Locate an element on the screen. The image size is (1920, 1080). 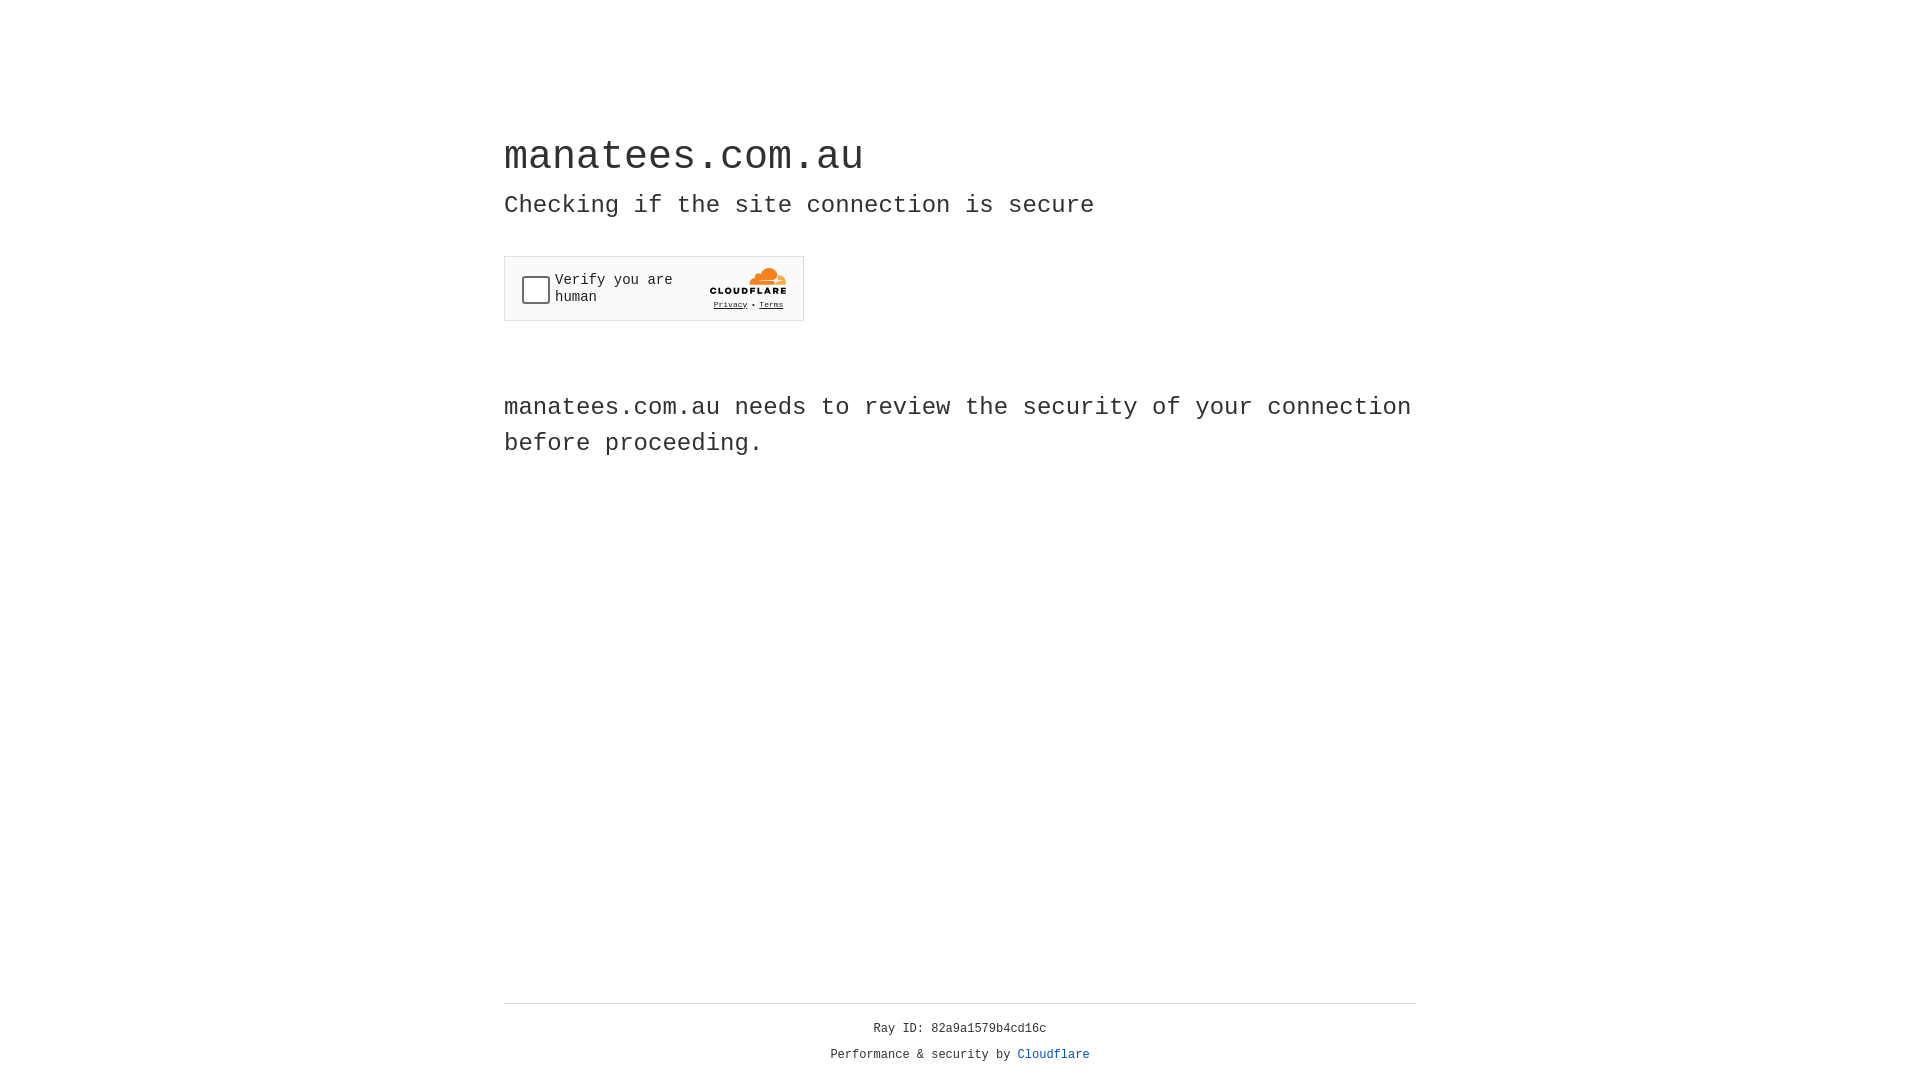
'Cloudflare' is located at coordinates (1017, 1054).